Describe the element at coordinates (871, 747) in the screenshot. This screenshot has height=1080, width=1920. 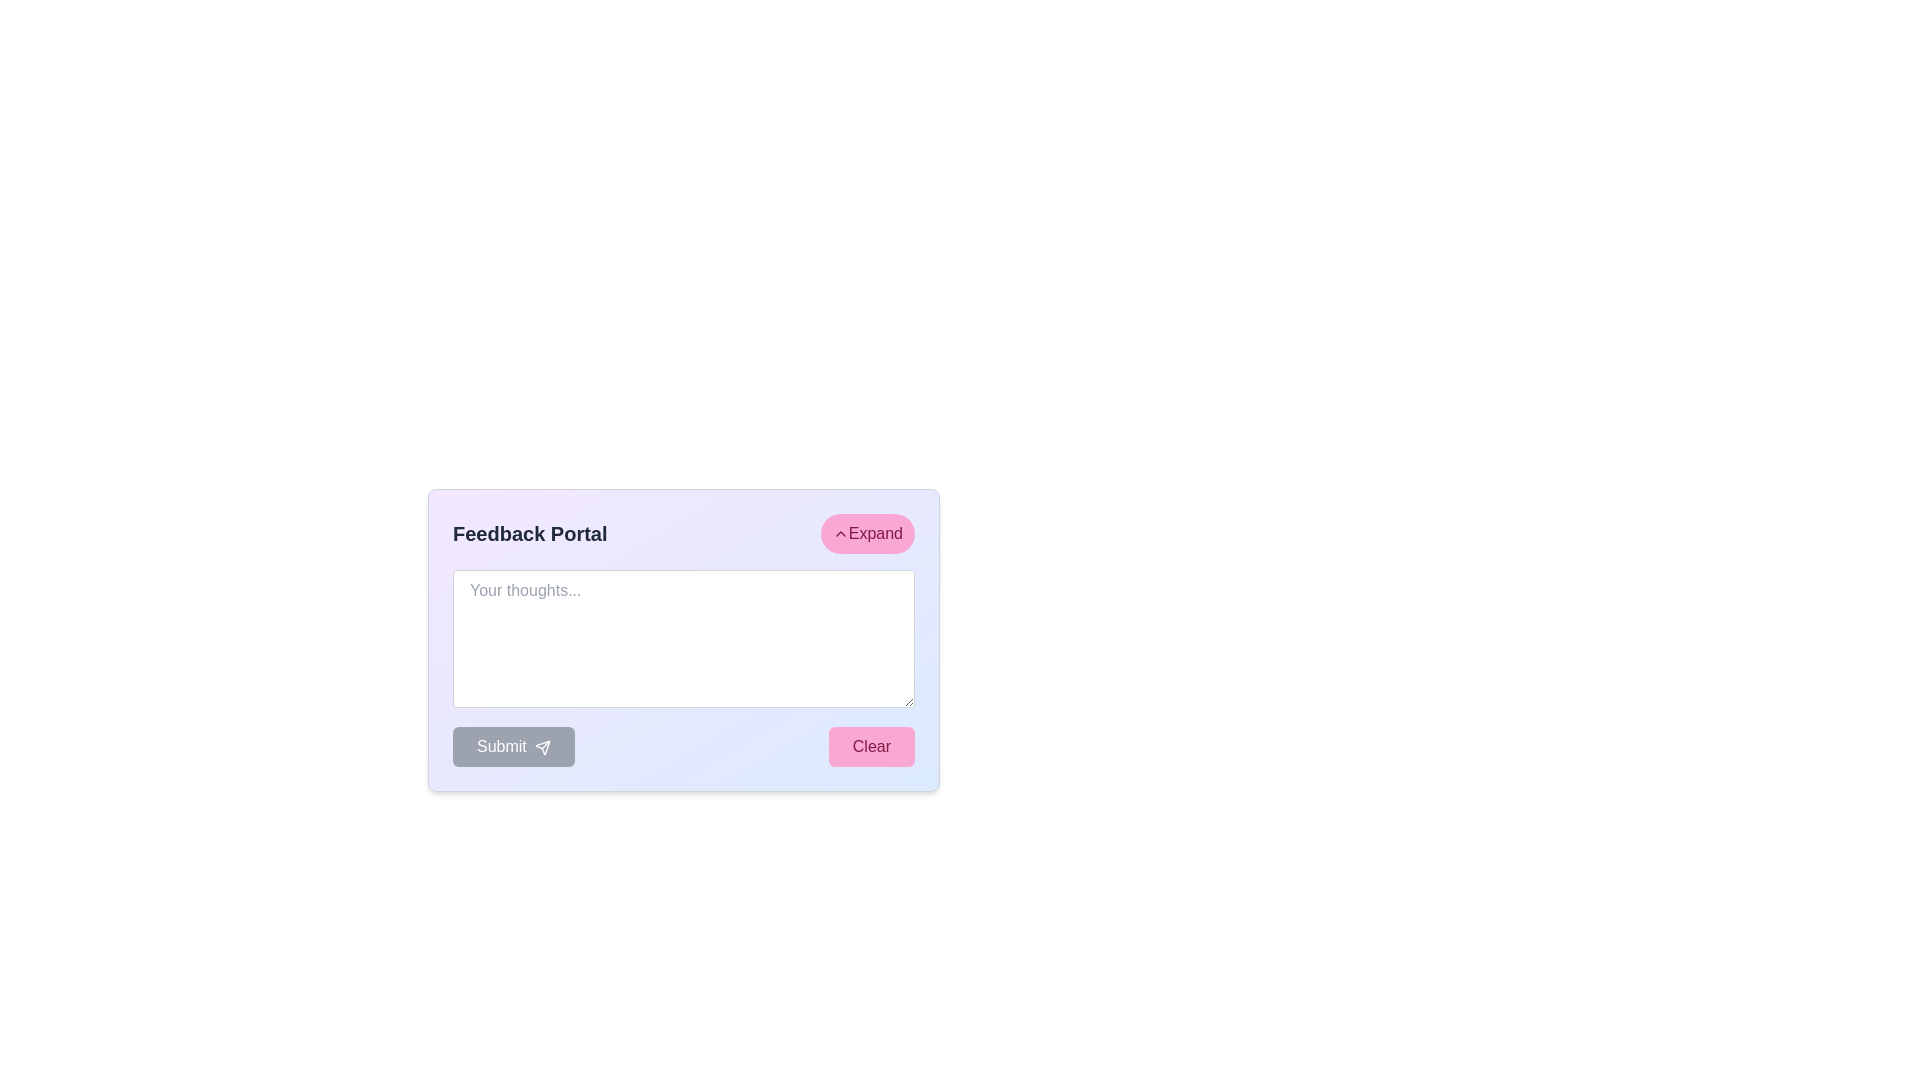
I see `the 'Clear' button, which is a rectangular button with rounded corners, styled in light pink with bold dark pink text, to clear the form` at that location.